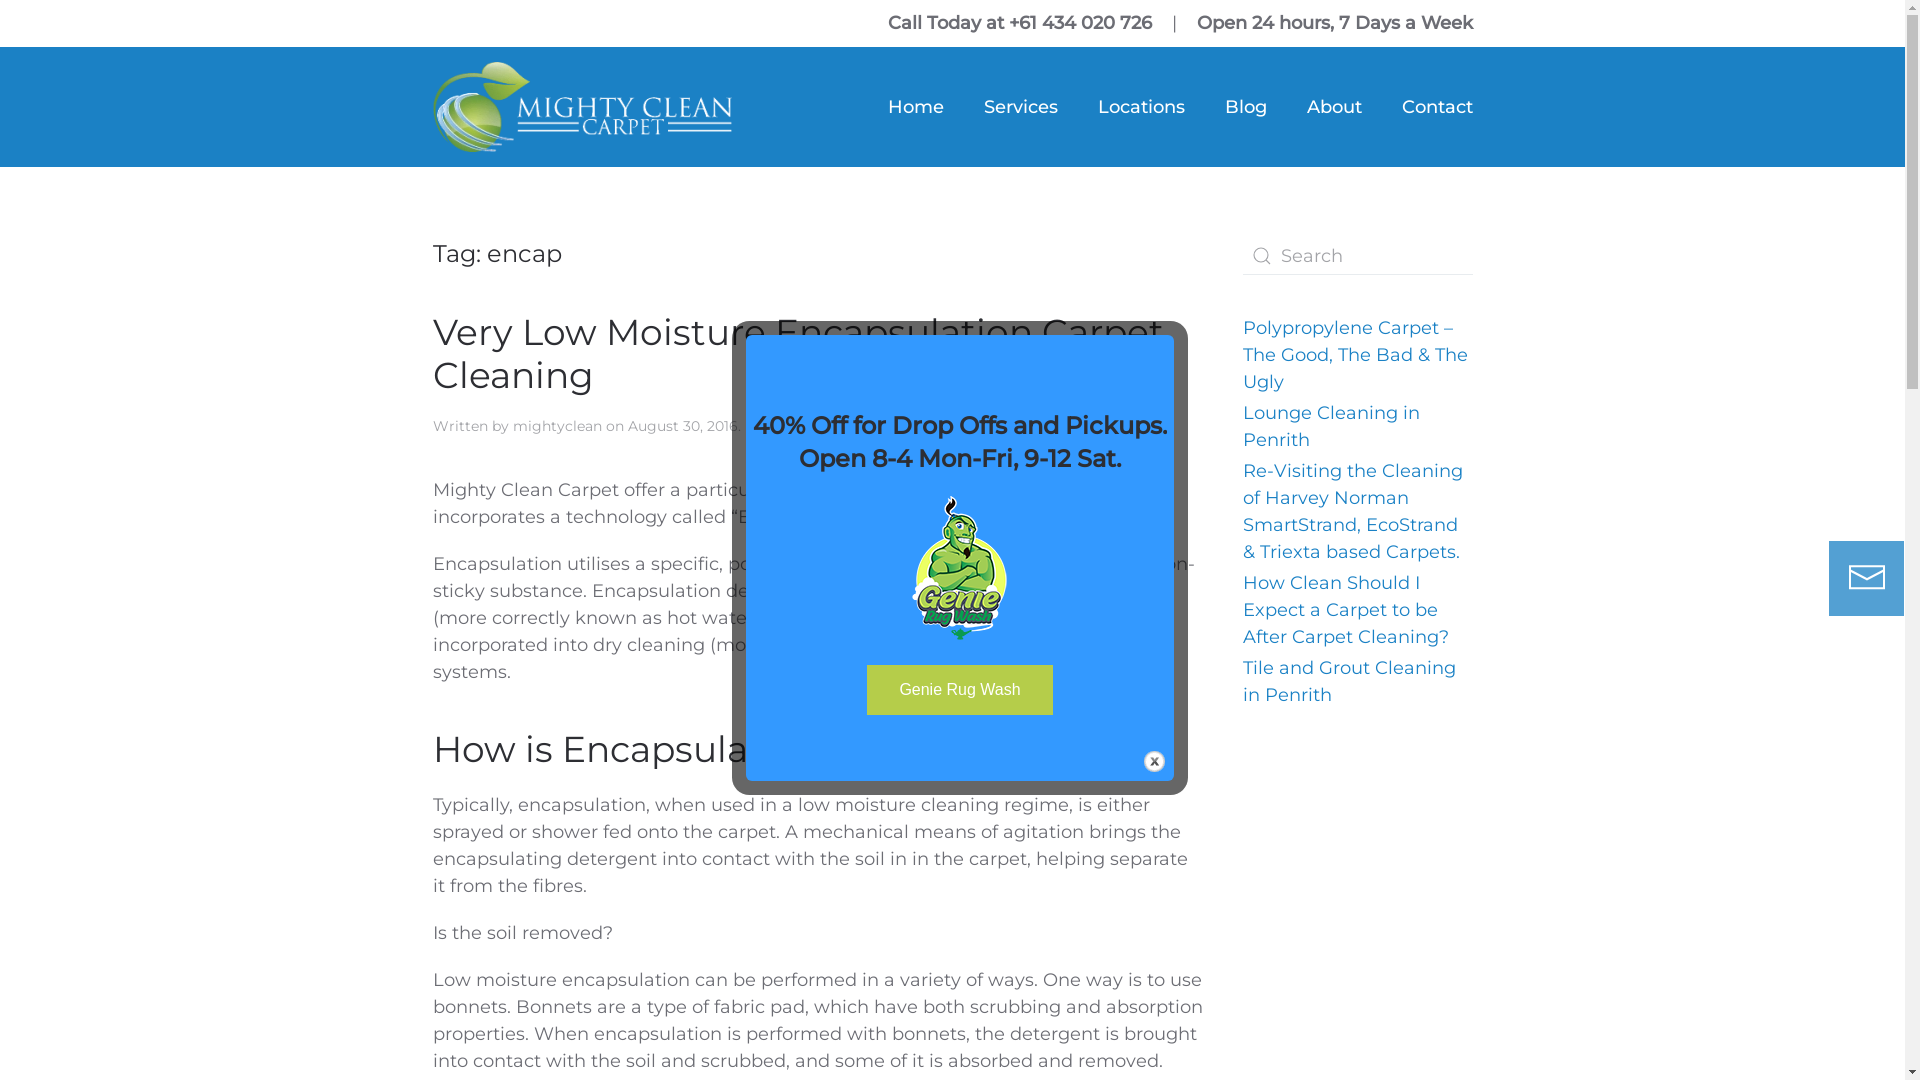 The height and width of the screenshot is (1080, 1920). What do you see at coordinates (1021, 107) in the screenshot?
I see `'Services'` at bounding box center [1021, 107].